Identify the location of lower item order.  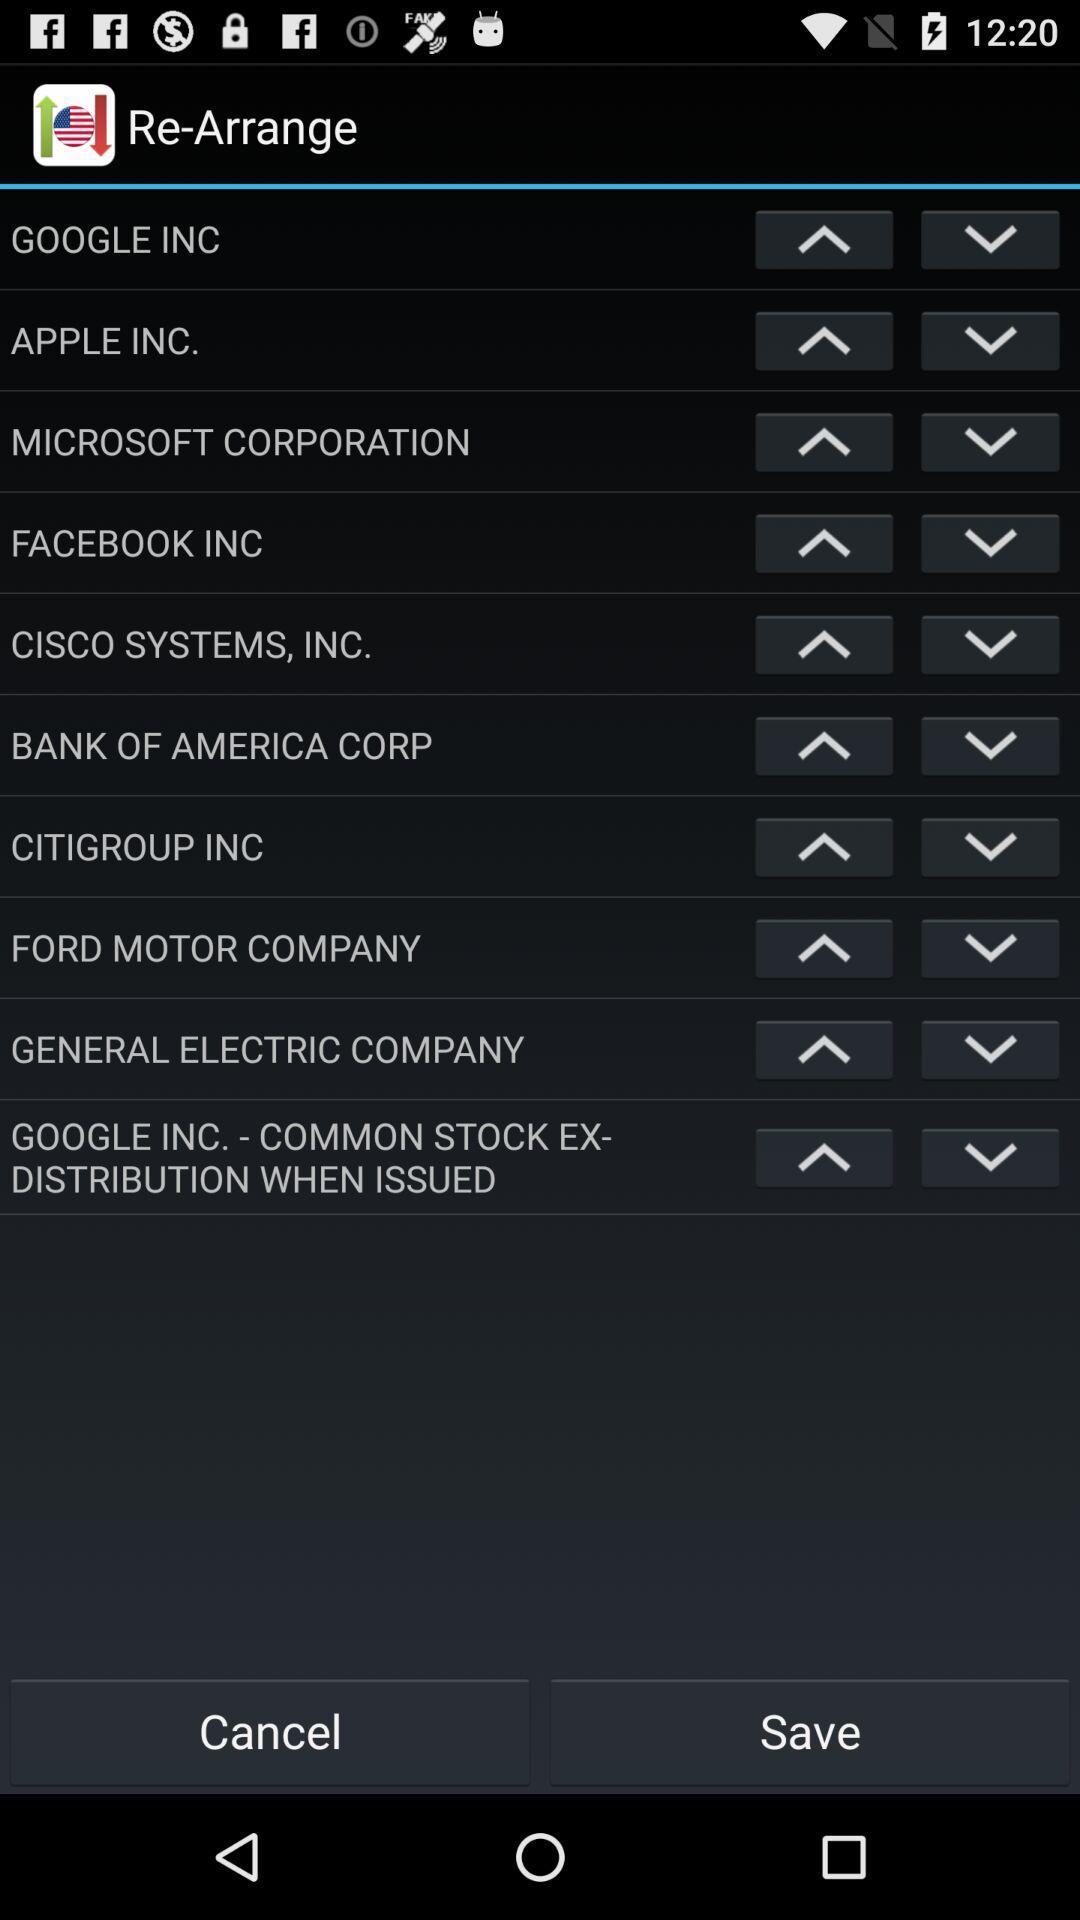
(990, 1156).